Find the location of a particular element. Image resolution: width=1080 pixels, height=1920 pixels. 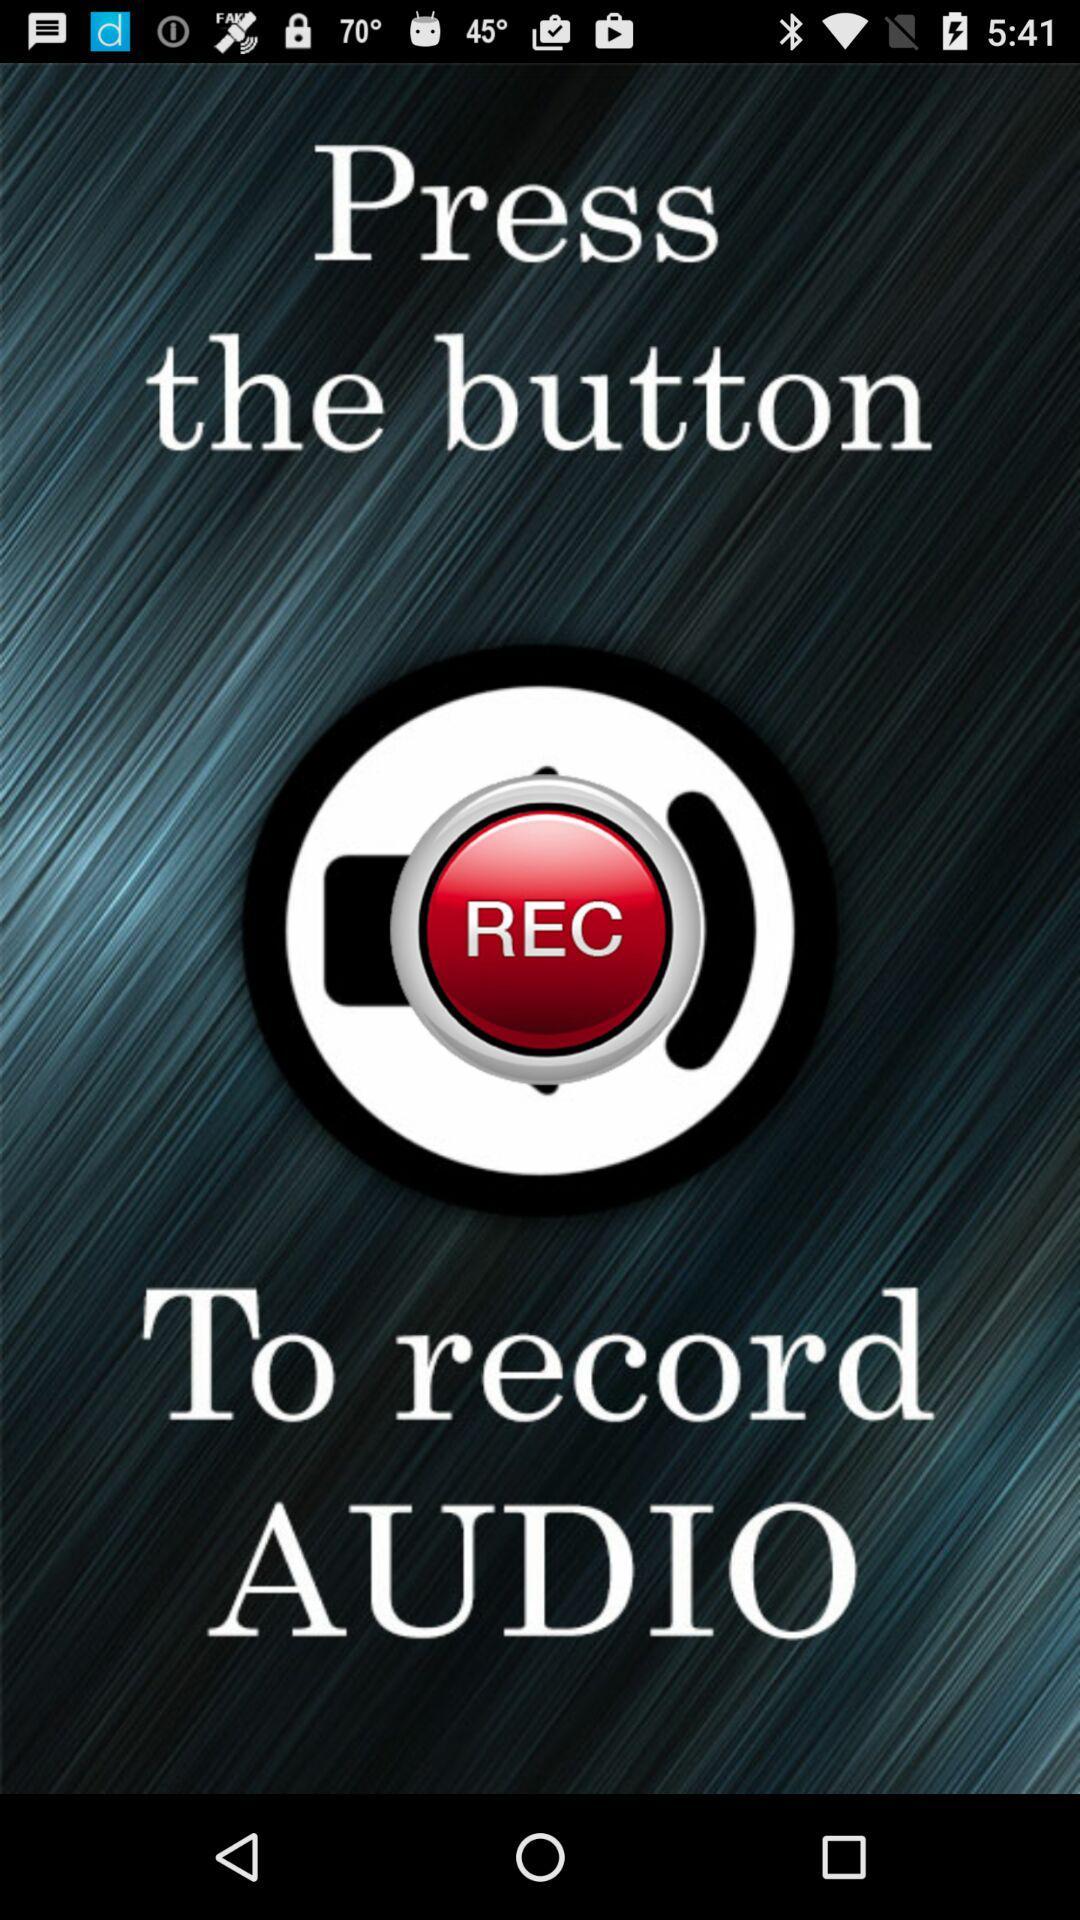

miuse is located at coordinates (540, 927).